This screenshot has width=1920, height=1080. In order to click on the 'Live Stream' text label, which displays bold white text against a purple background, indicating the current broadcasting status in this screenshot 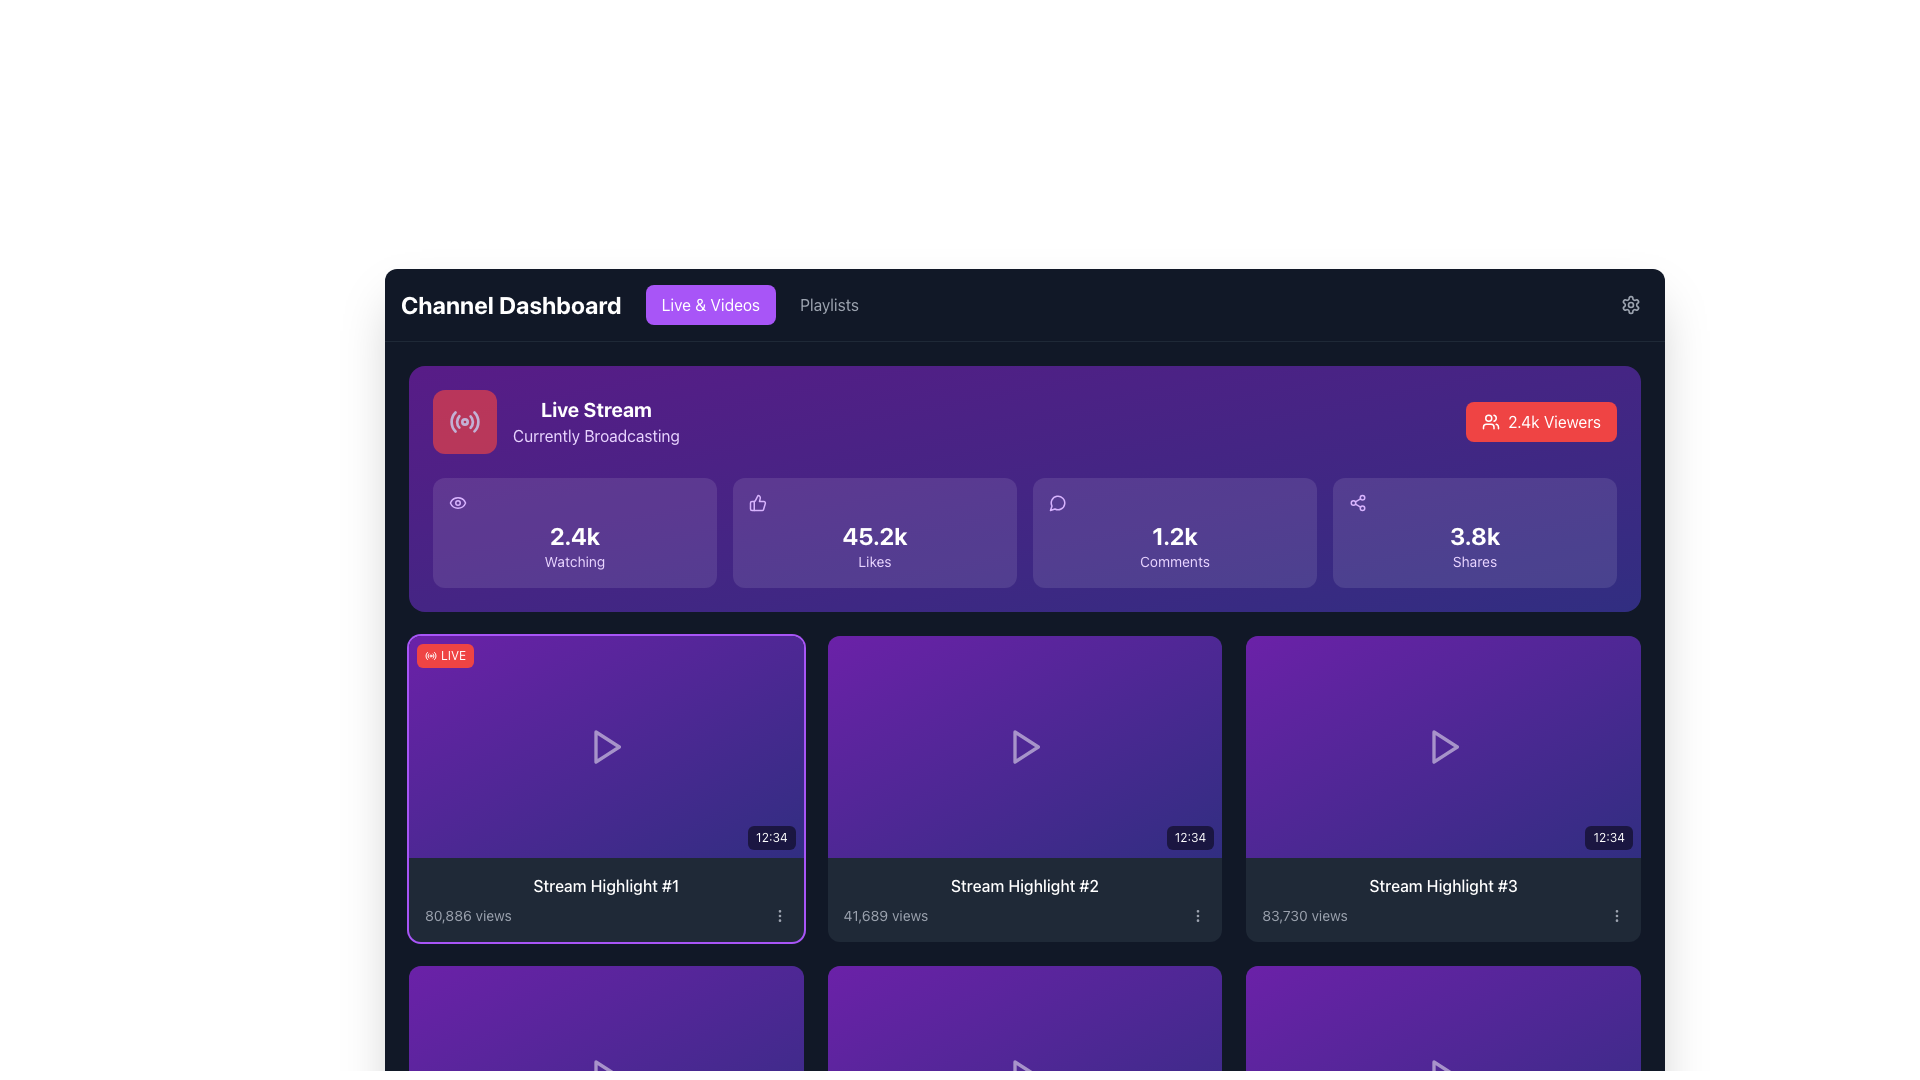, I will do `click(595, 420)`.